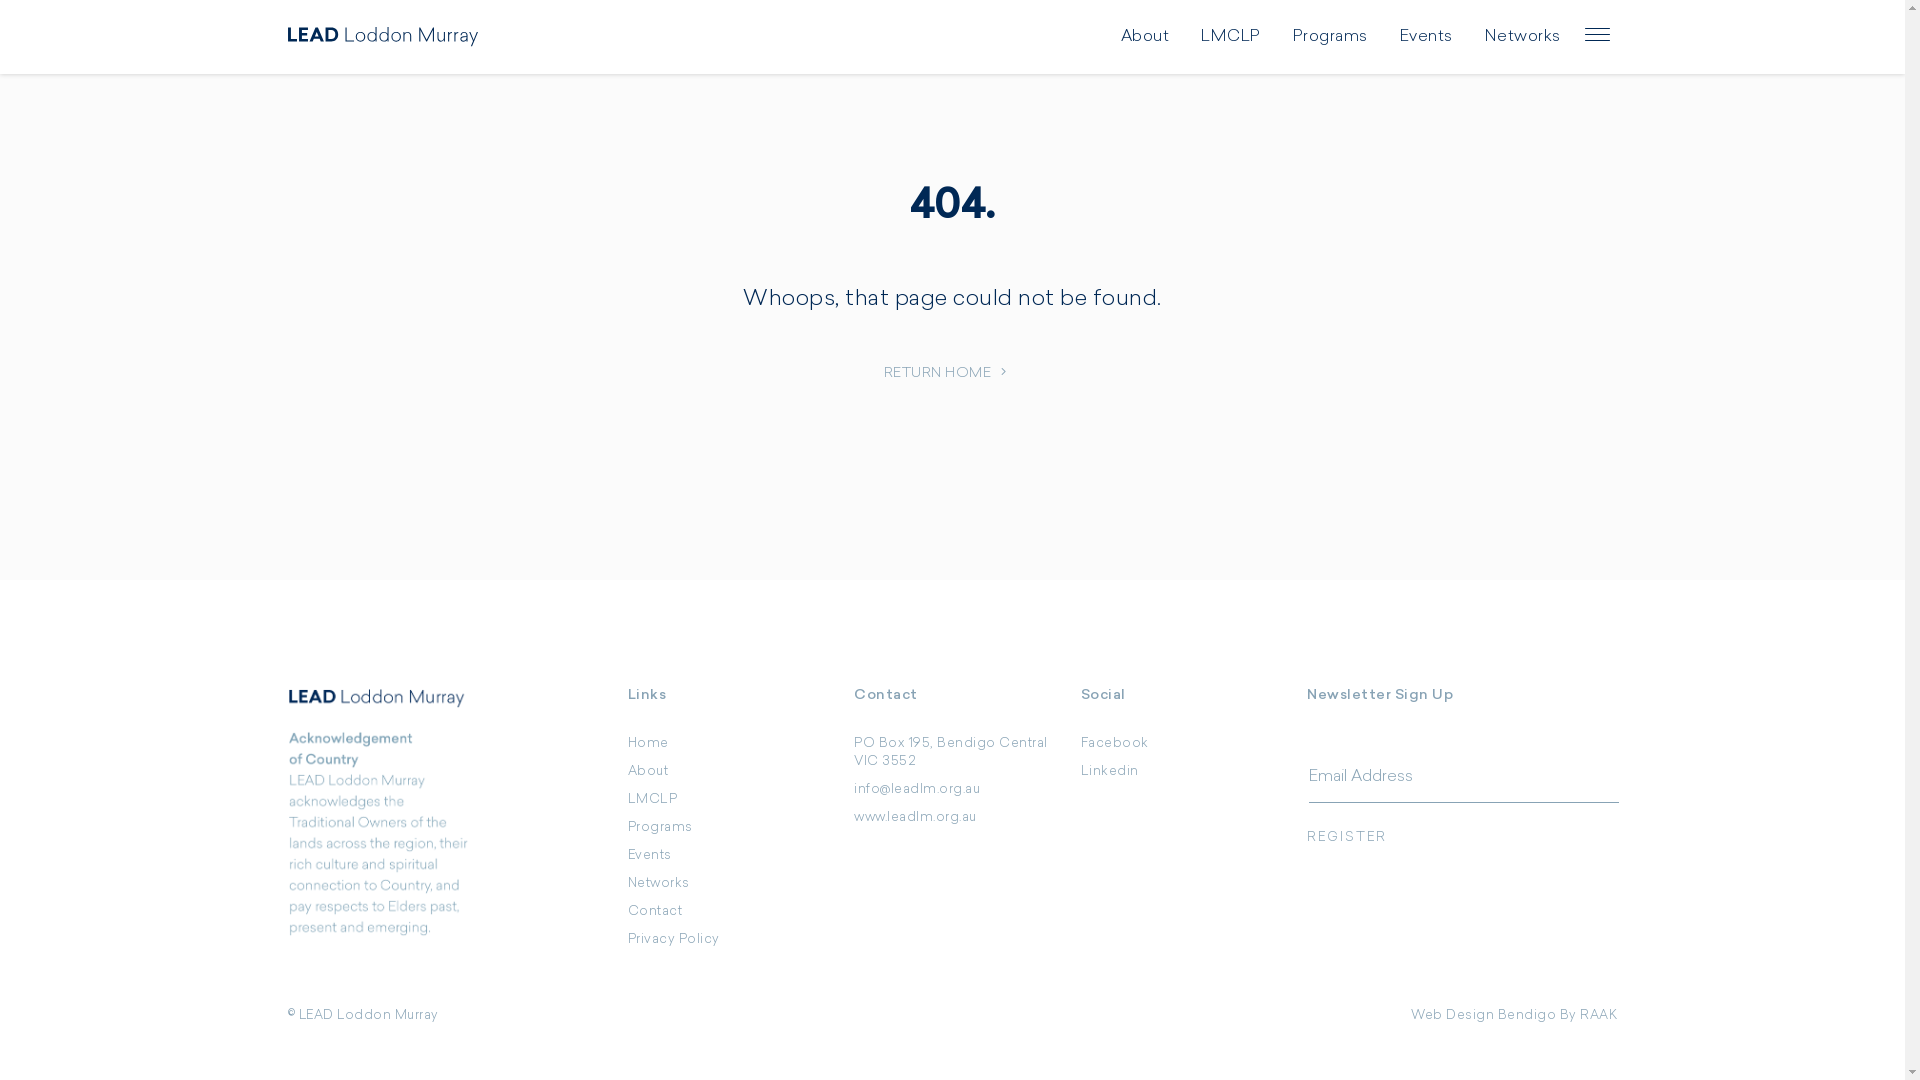 Image resolution: width=1920 pixels, height=1080 pixels. What do you see at coordinates (914, 817) in the screenshot?
I see `'www.leadlm.org.au'` at bounding box center [914, 817].